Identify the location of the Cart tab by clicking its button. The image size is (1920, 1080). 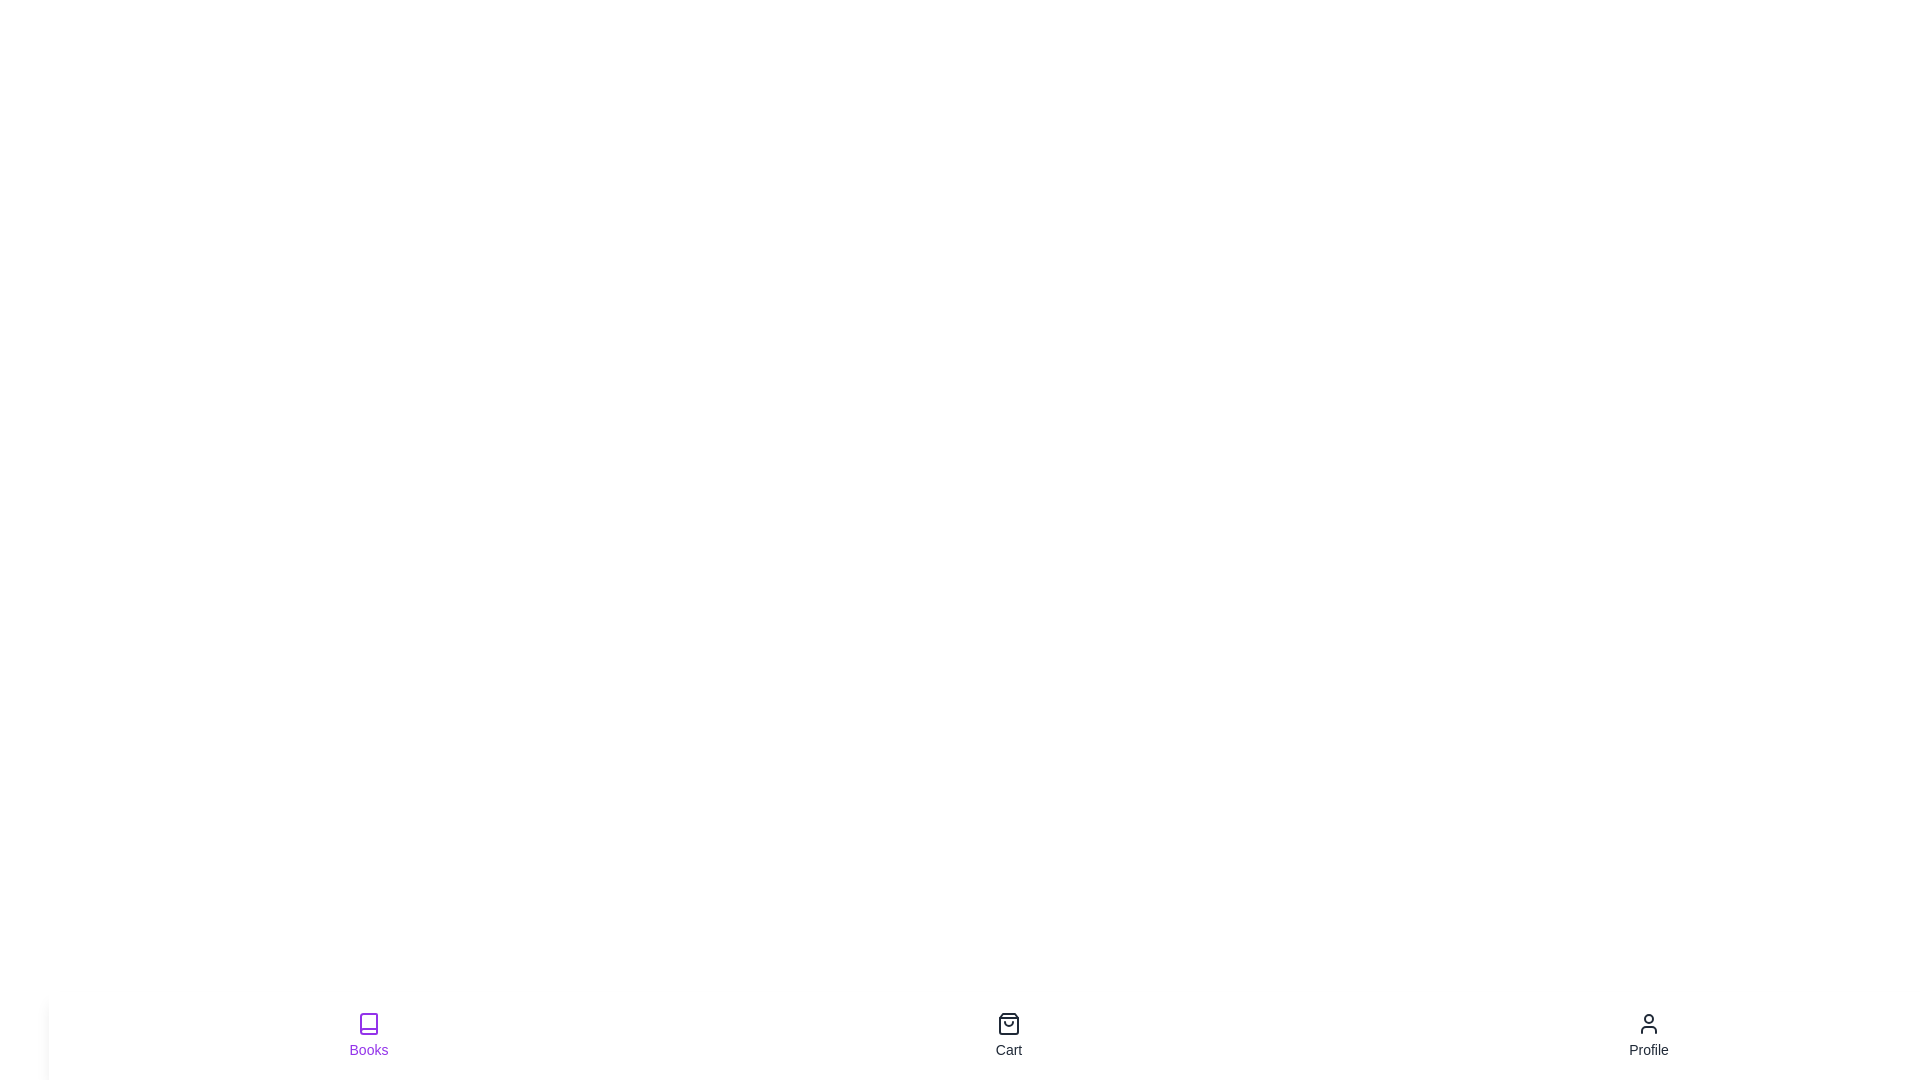
(1008, 1035).